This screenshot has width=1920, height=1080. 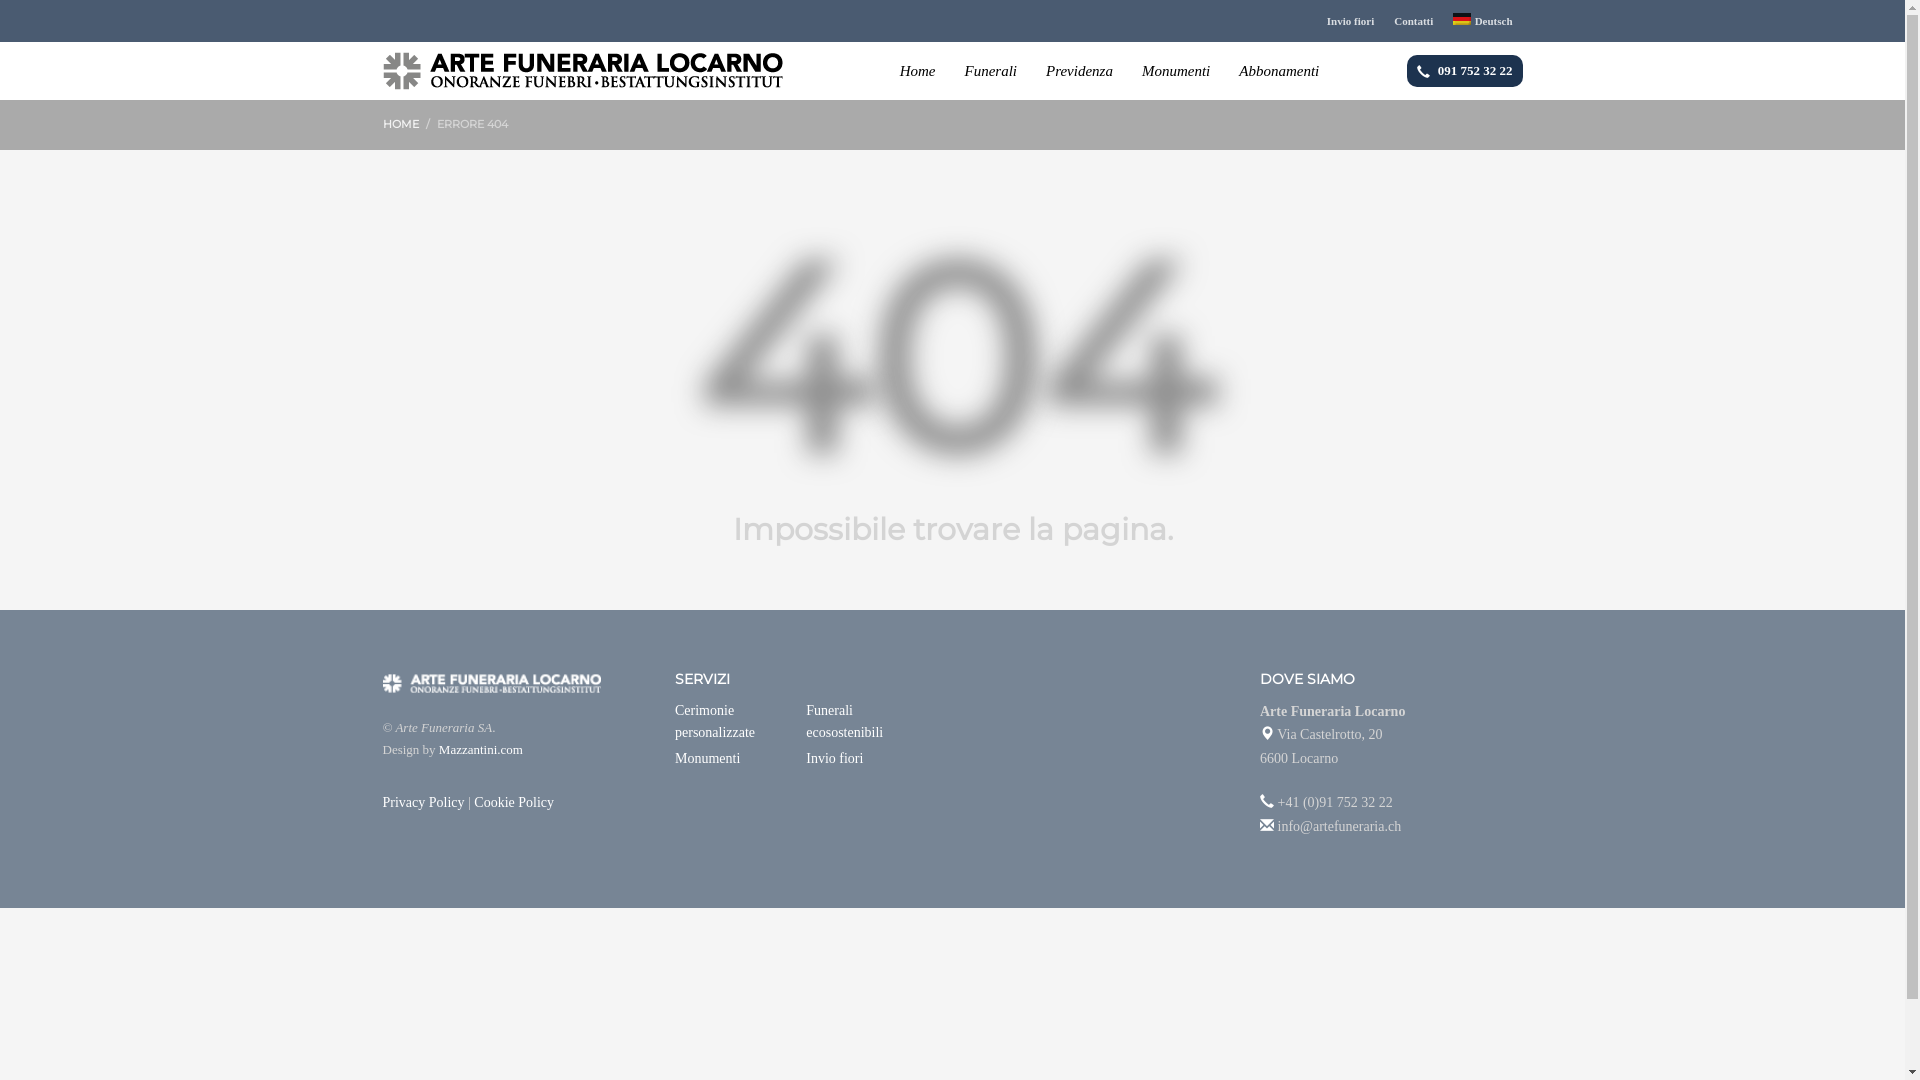 I want to click on 'Contatti', so click(x=1392, y=20).